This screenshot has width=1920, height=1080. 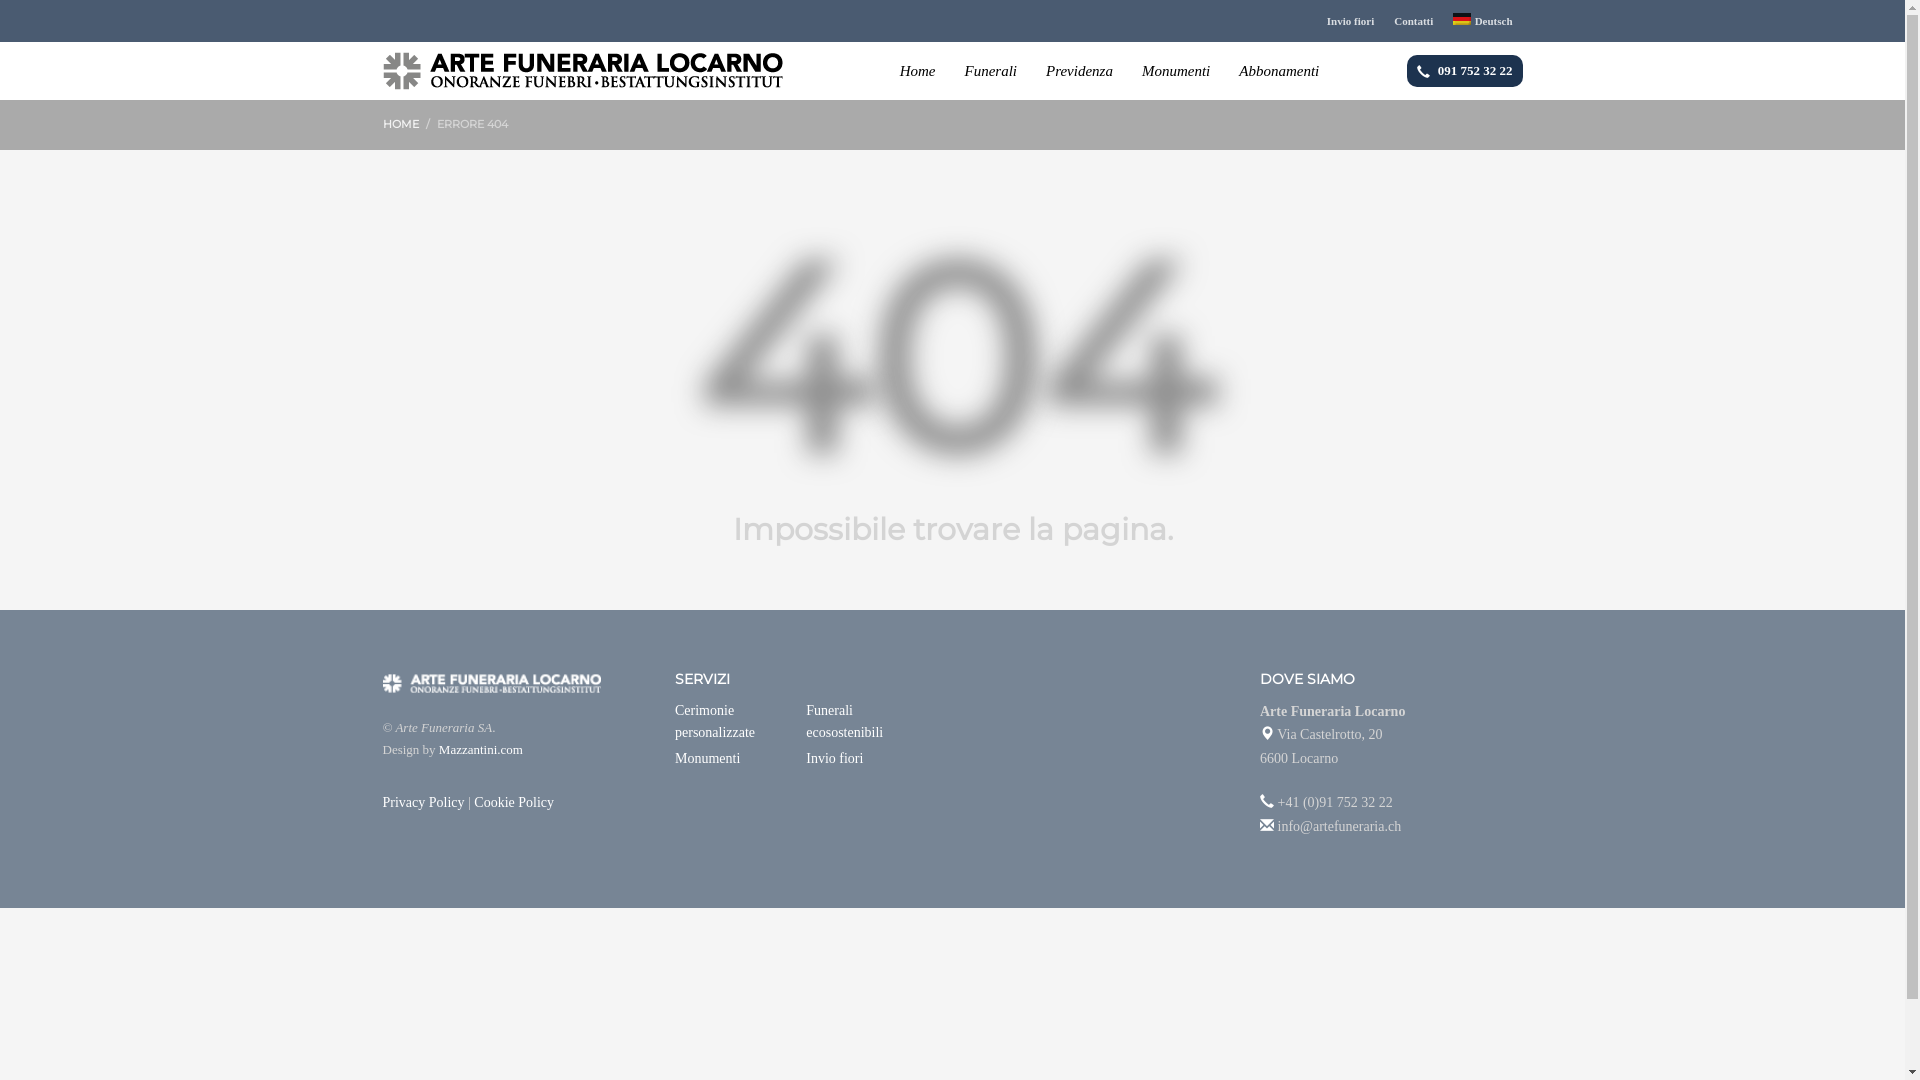 I want to click on 'Contatti', so click(x=1392, y=20).